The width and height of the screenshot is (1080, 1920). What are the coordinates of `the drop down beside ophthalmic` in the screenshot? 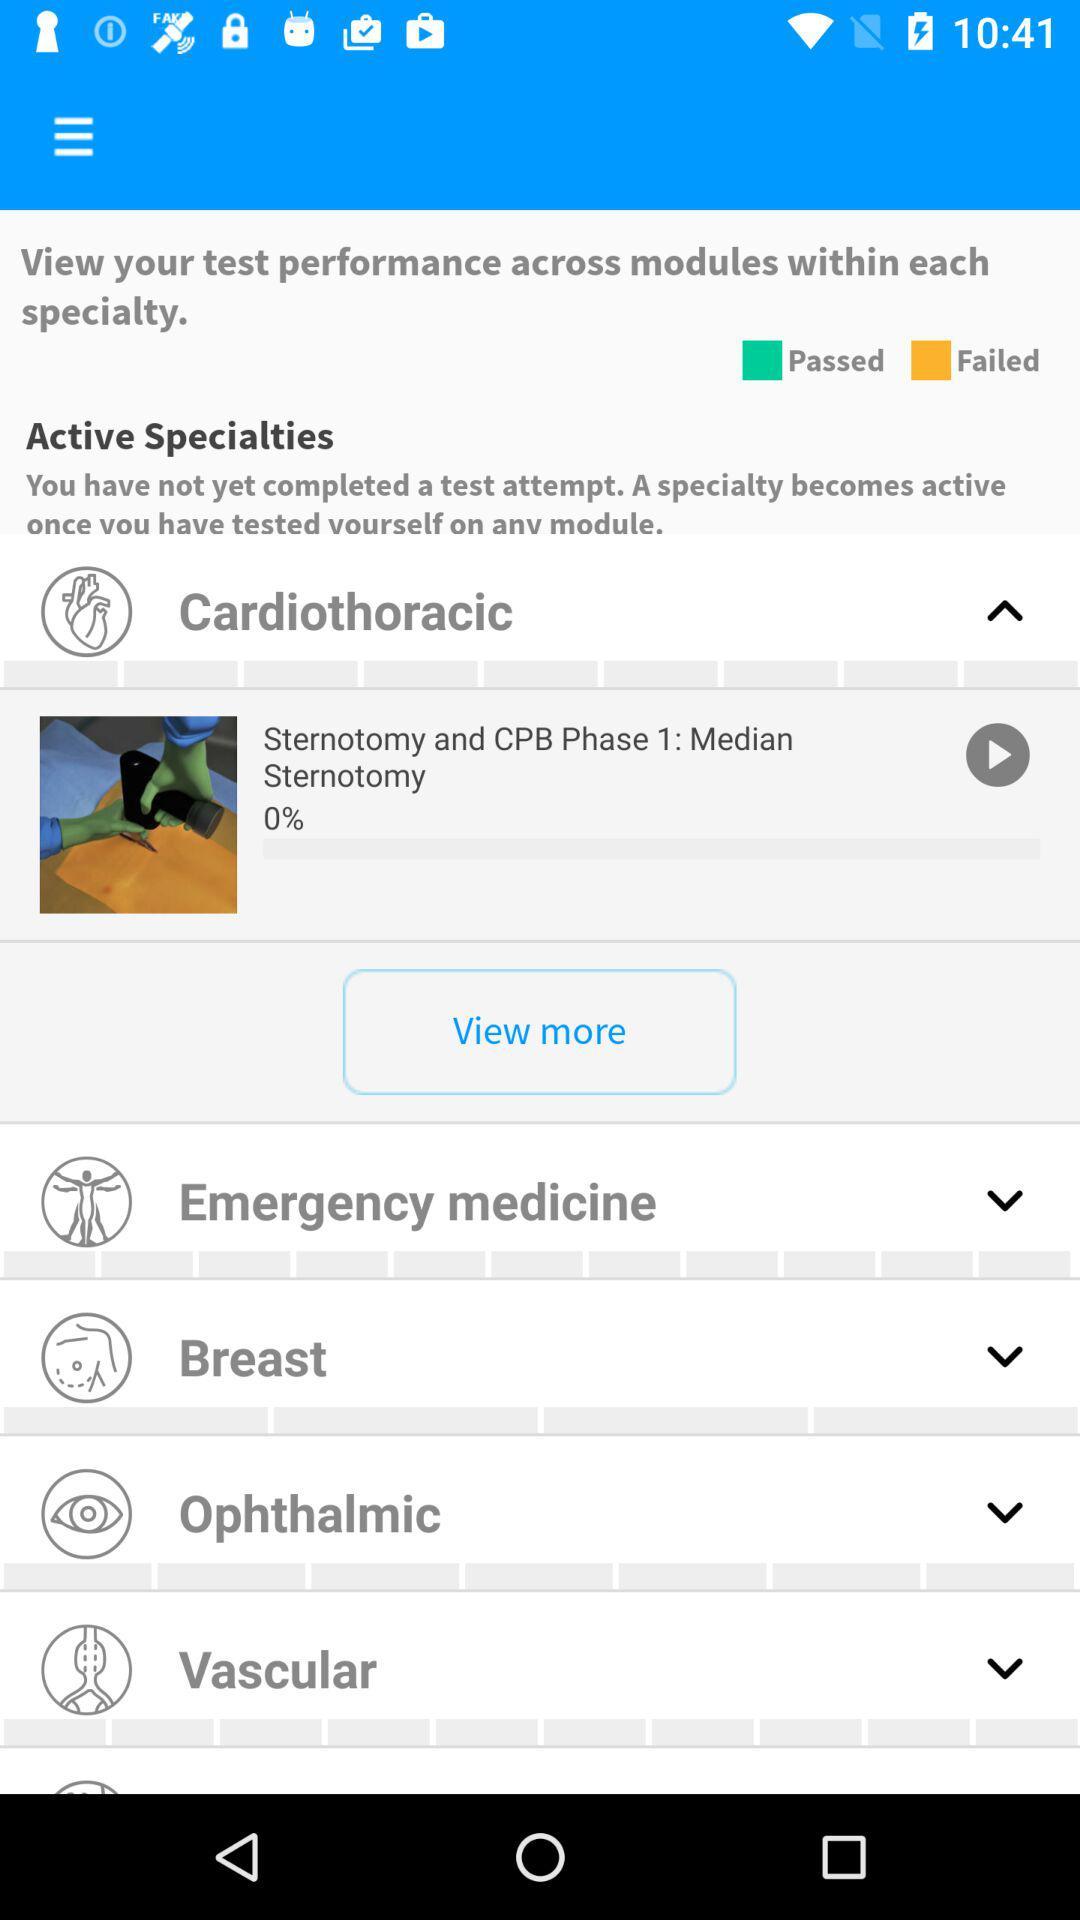 It's located at (1005, 1512).